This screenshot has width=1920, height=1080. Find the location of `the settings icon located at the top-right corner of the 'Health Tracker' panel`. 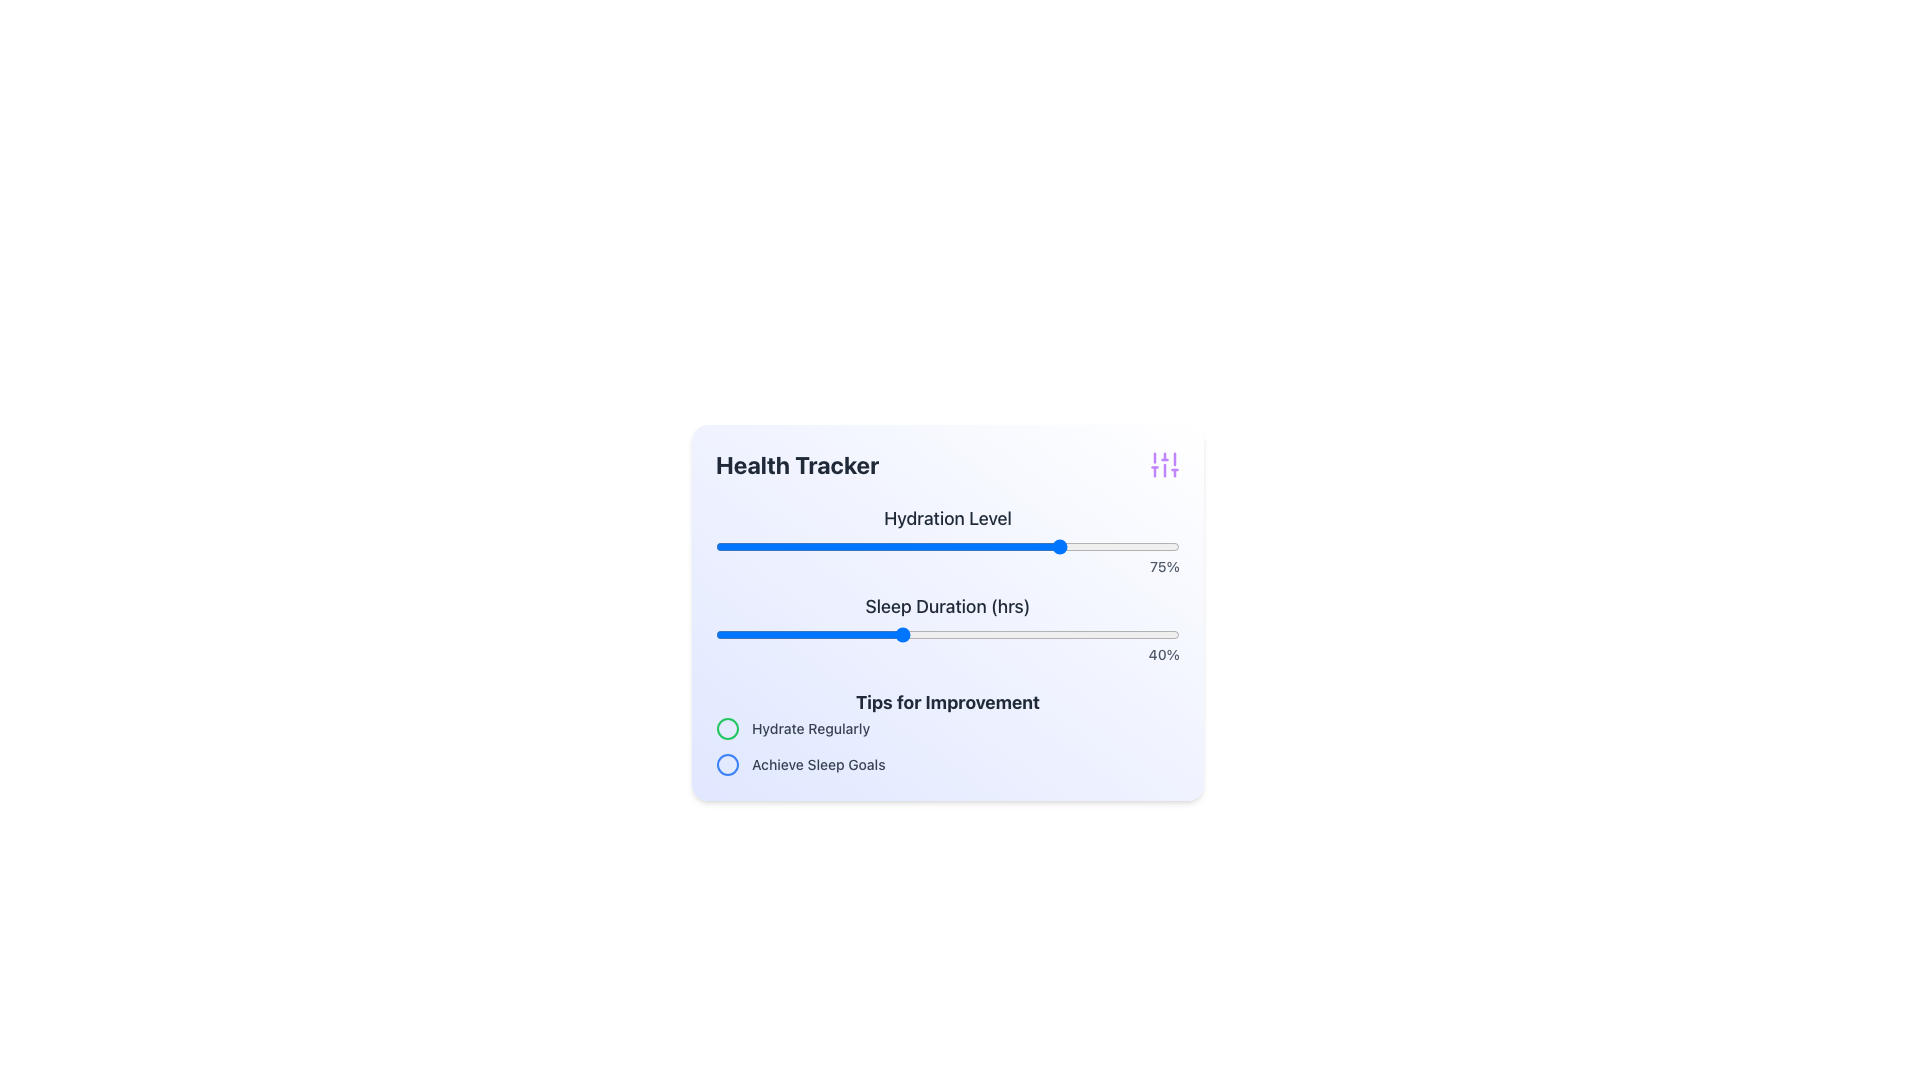

the settings icon located at the top-right corner of the 'Health Tracker' panel is located at coordinates (1165, 465).